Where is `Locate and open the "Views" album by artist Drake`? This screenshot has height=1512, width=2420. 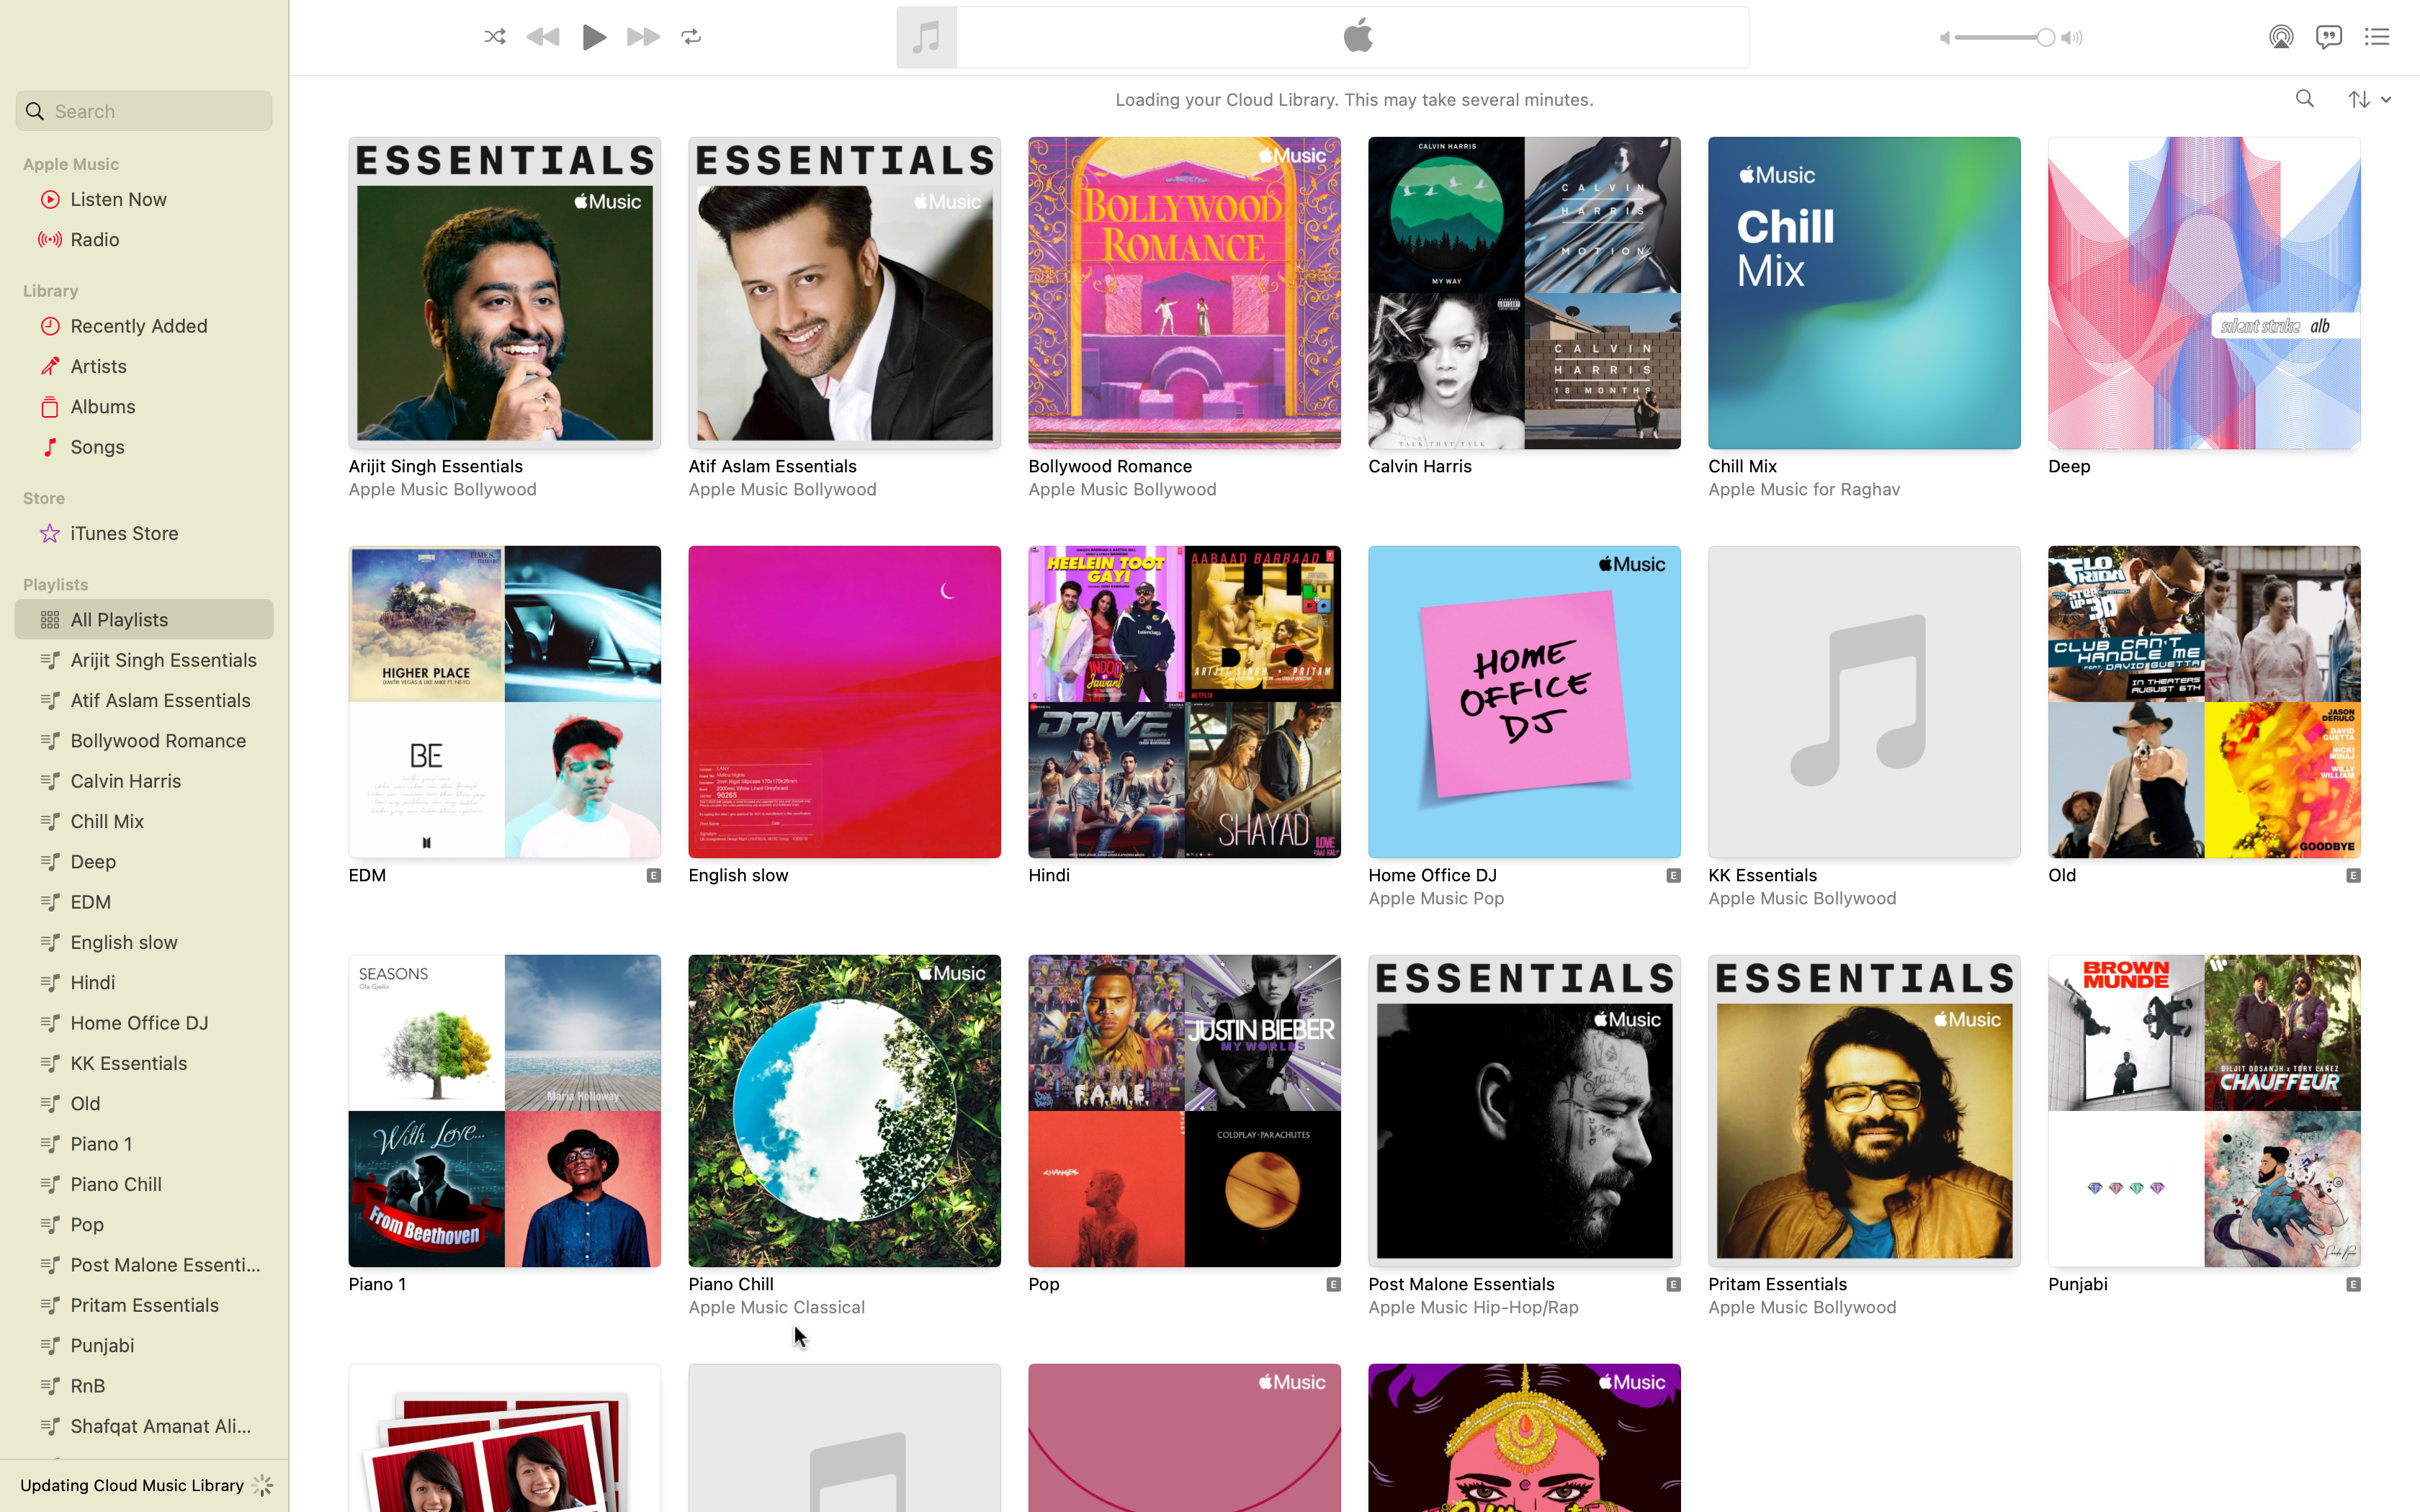 Locate and open the "Views" album by artist Drake is located at coordinates (2305, 99).